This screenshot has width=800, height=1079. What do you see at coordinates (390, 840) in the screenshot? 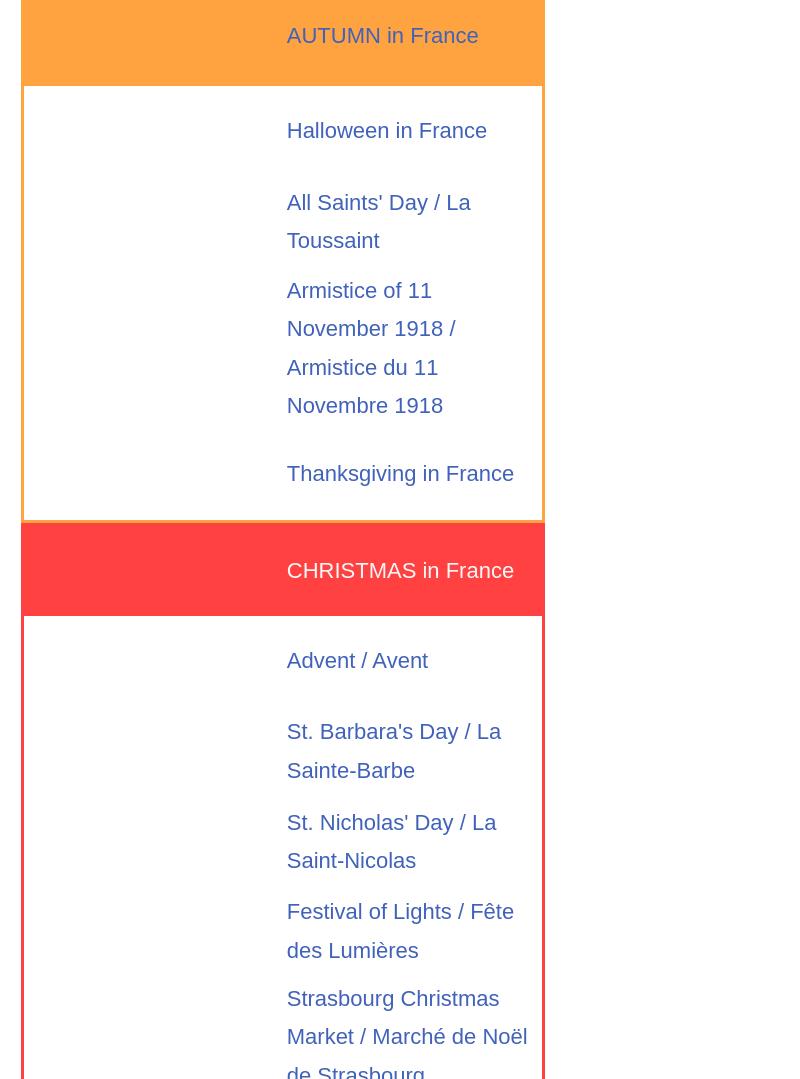
I see `'St. Nicholas' Day / La Saint-Nicolas'` at bounding box center [390, 840].